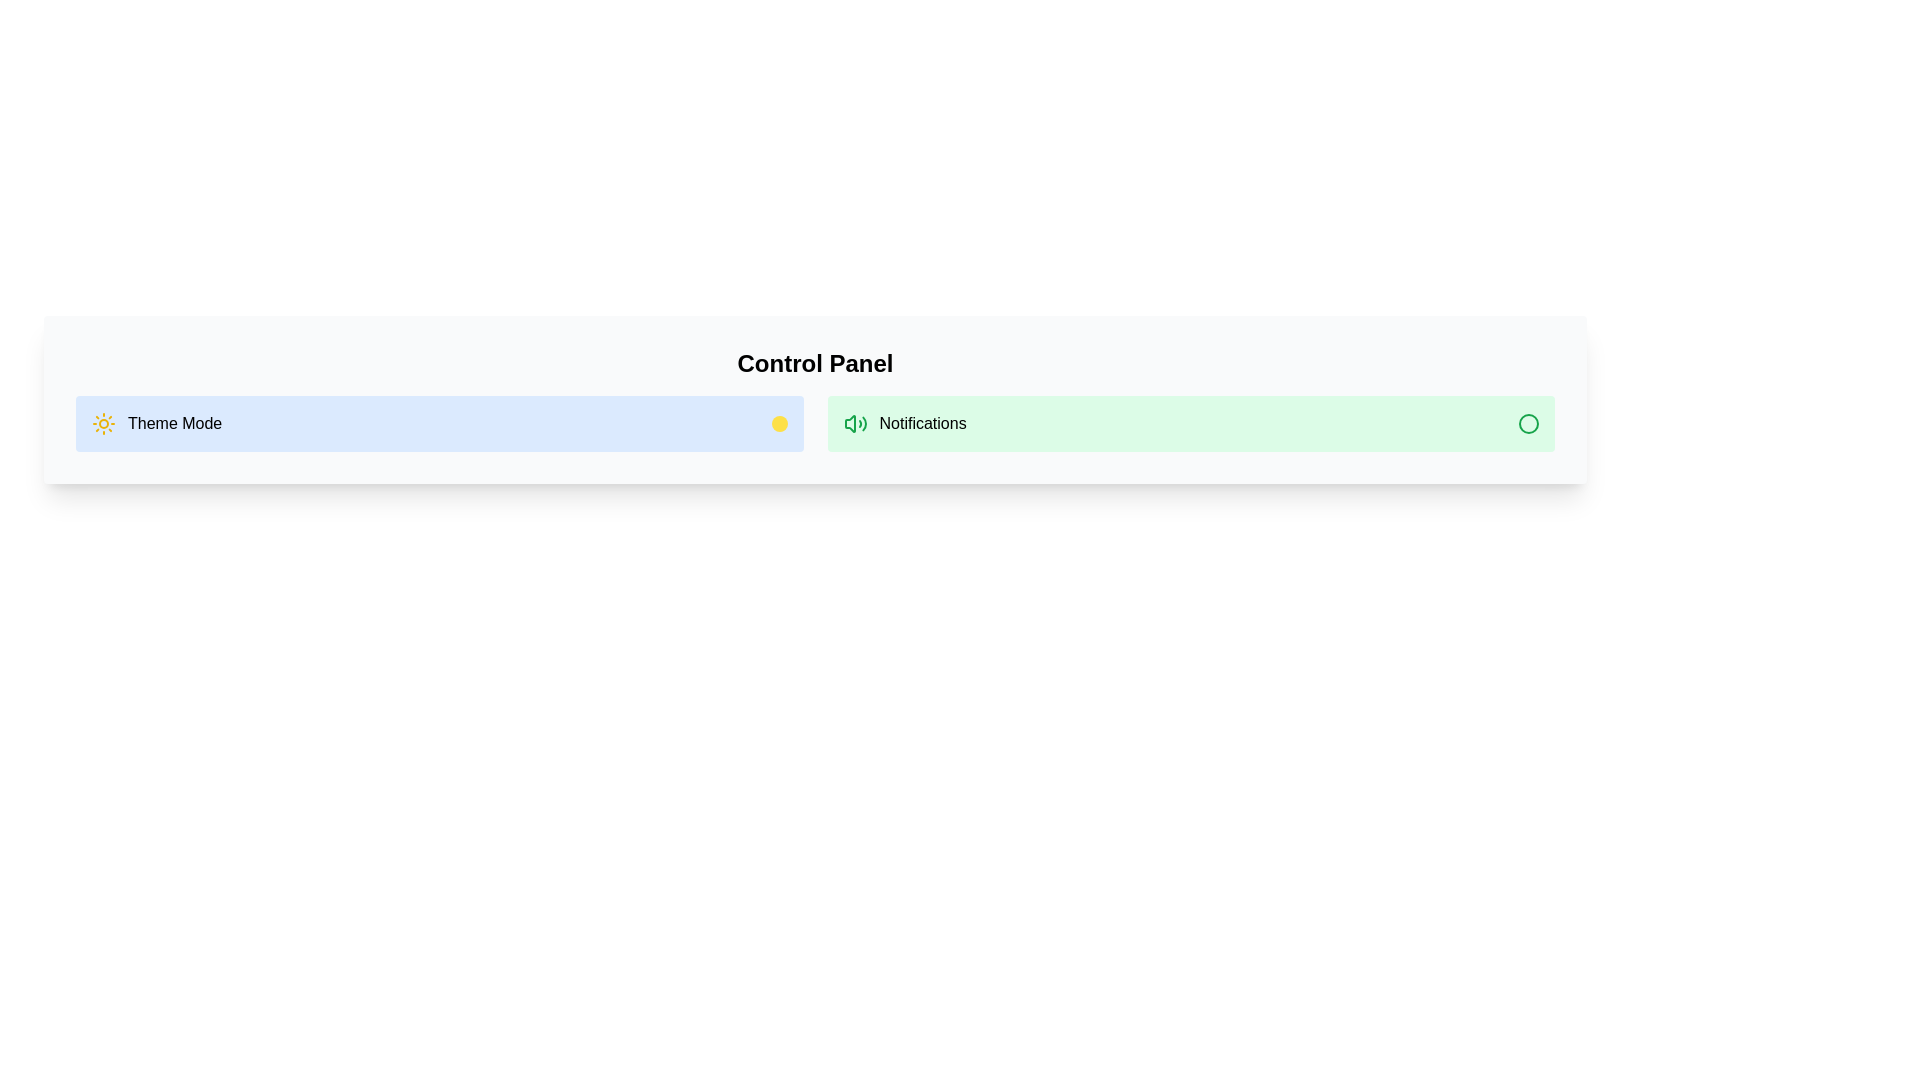 The image size is (1920, 1080). What do you see at coordinates (855, 423) in the screenshot?
I see `the notification settings icon located to the left of the 'Notifications' text in the right-aligned notification section` at bounding box center [855, 423].